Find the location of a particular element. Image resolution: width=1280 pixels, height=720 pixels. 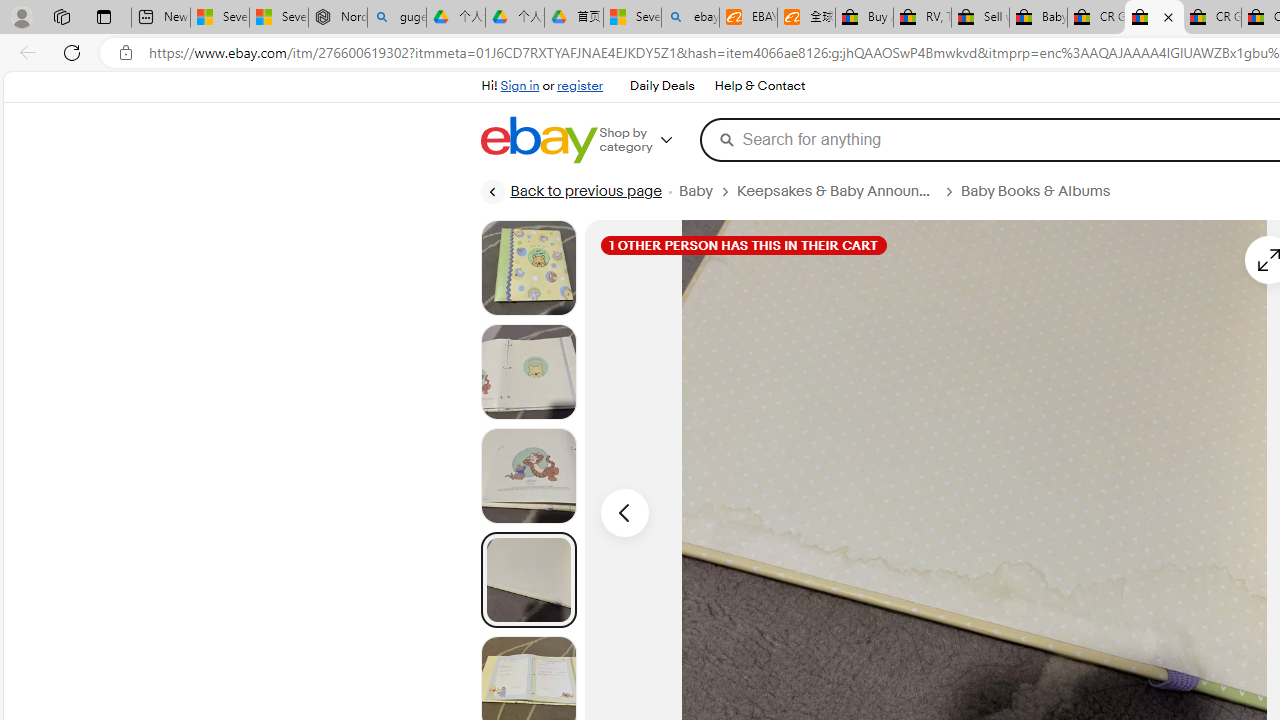

'Buy Auto Parts & Accessories | eBay' is located at coordinates (864, 17).